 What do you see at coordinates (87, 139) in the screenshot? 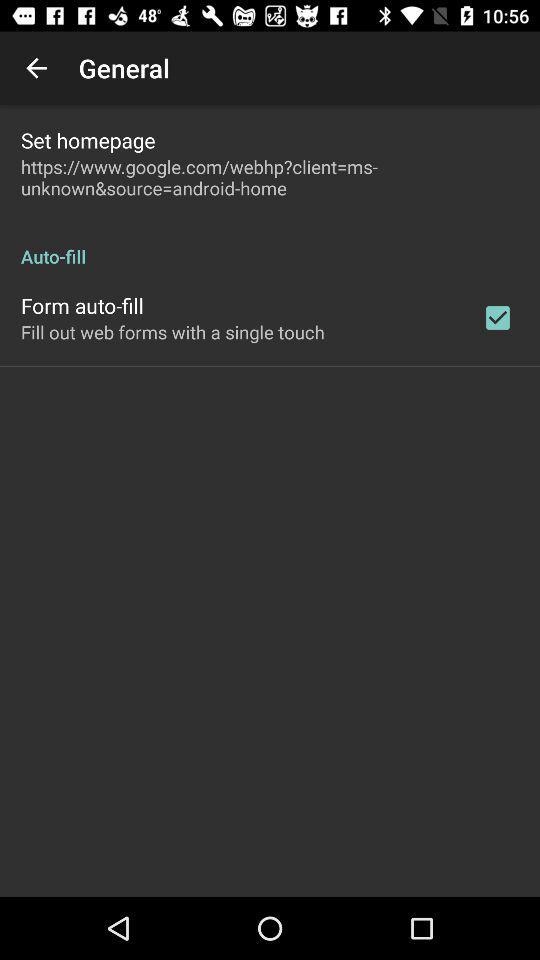
I see `the icon above https www google item` at bounding box center [87, 139].